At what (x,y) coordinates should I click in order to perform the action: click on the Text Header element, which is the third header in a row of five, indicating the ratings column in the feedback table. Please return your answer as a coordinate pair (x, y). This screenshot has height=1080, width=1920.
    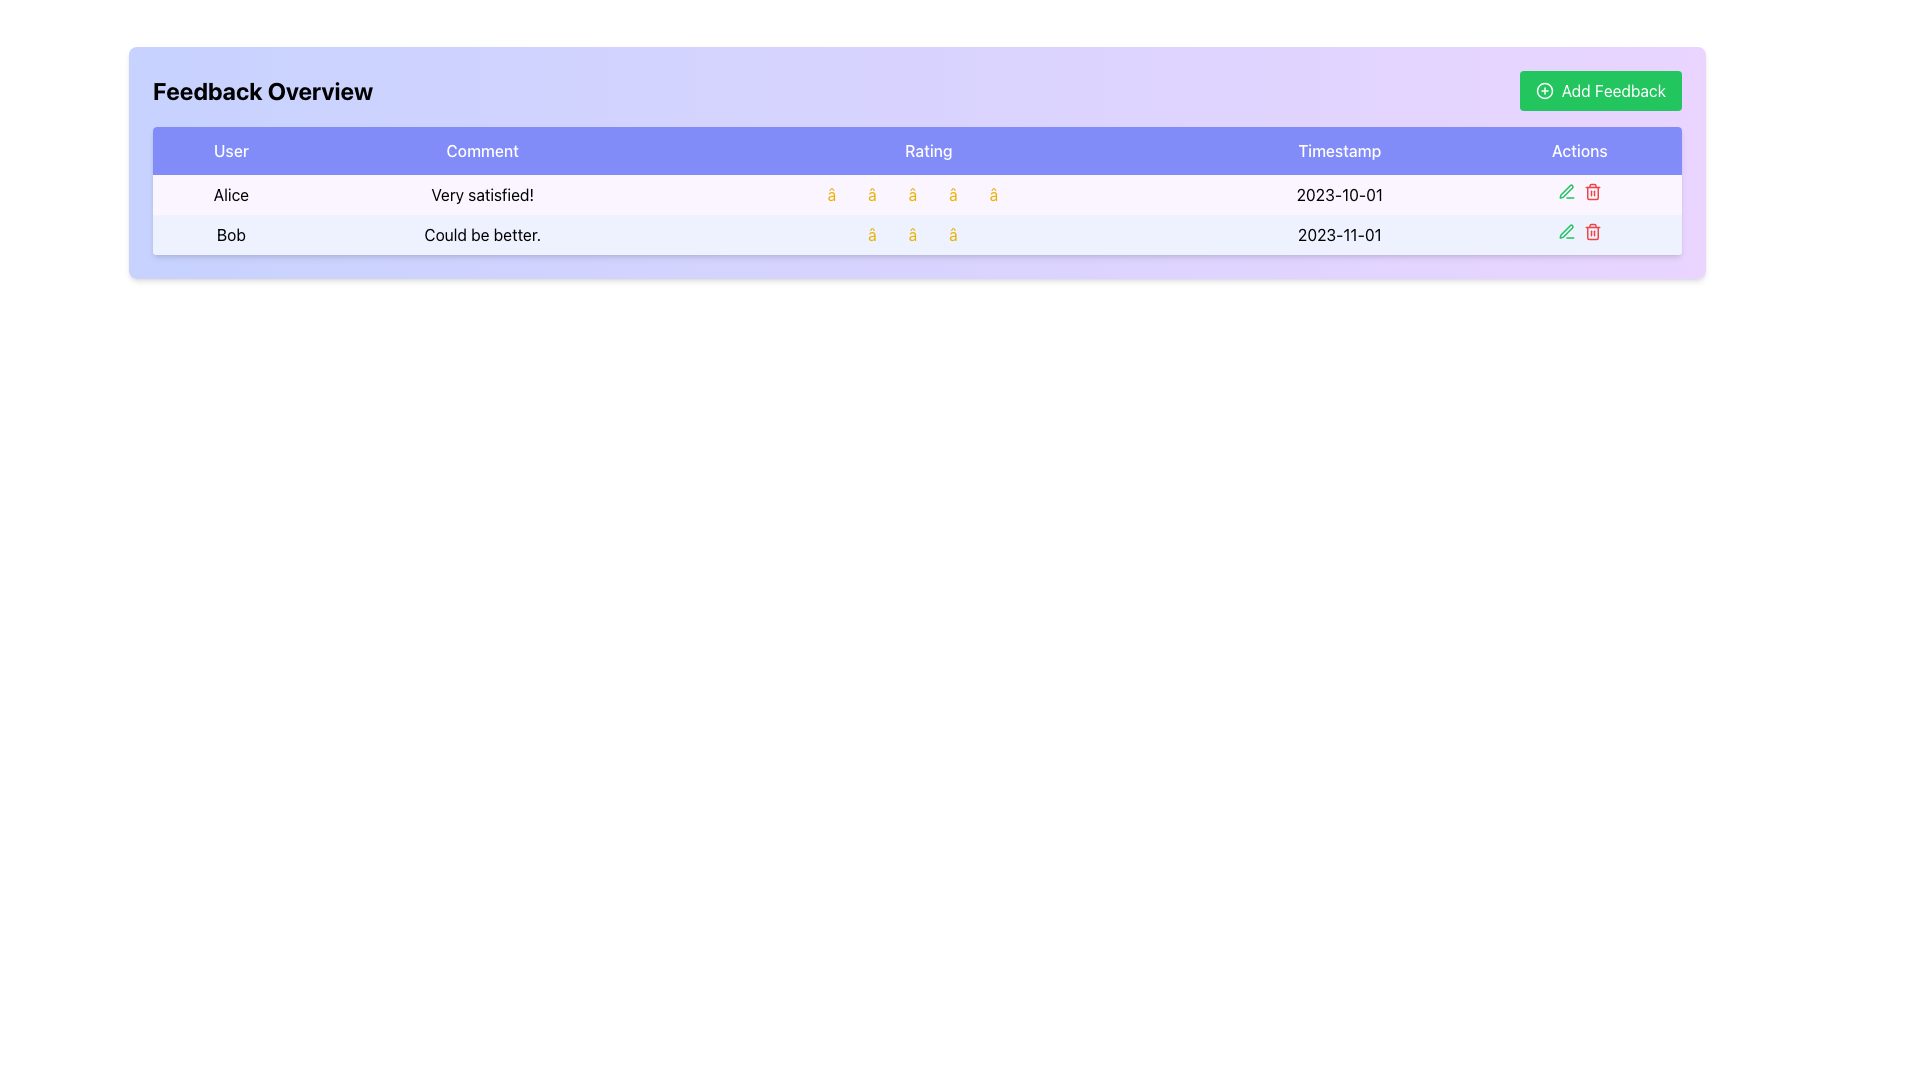
    Looking at the image, I should click on (927, 149).